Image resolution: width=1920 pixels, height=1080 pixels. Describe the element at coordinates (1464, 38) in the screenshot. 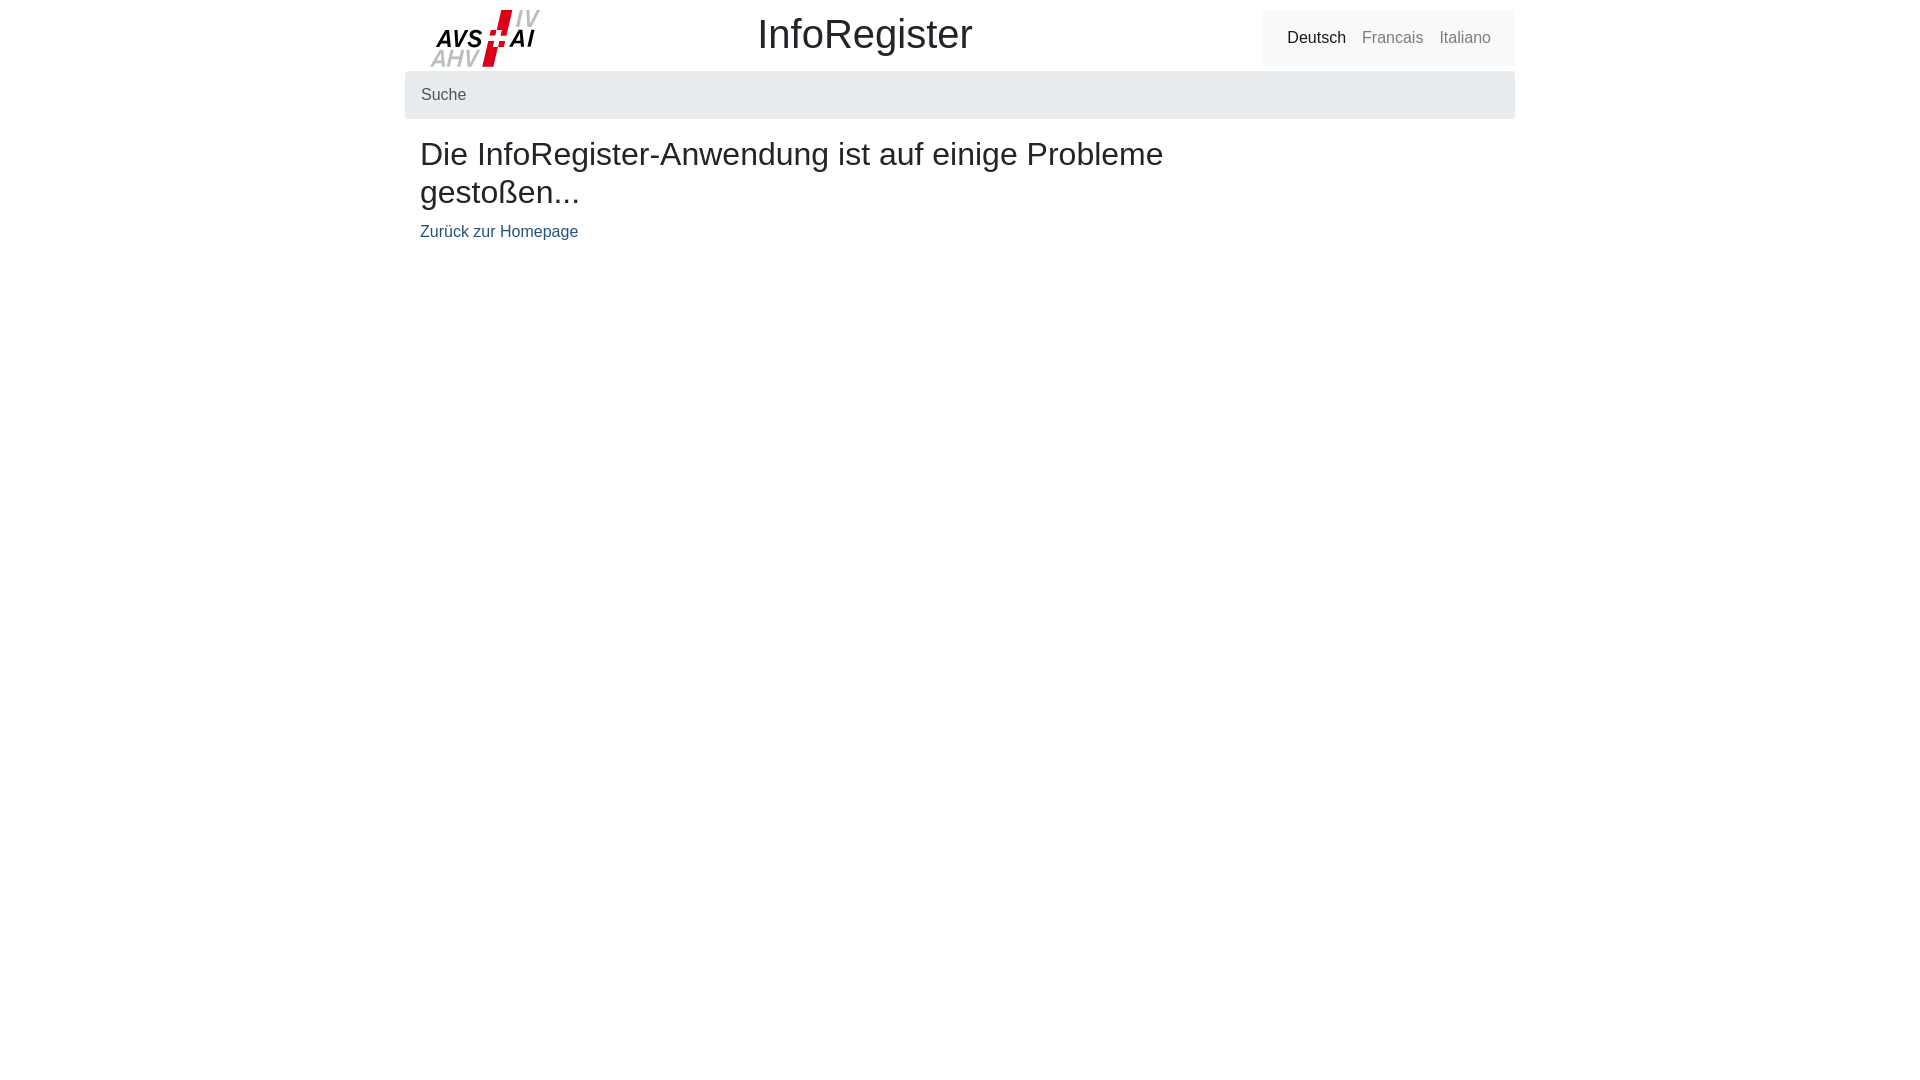

I see `'Italiano'` at that location.